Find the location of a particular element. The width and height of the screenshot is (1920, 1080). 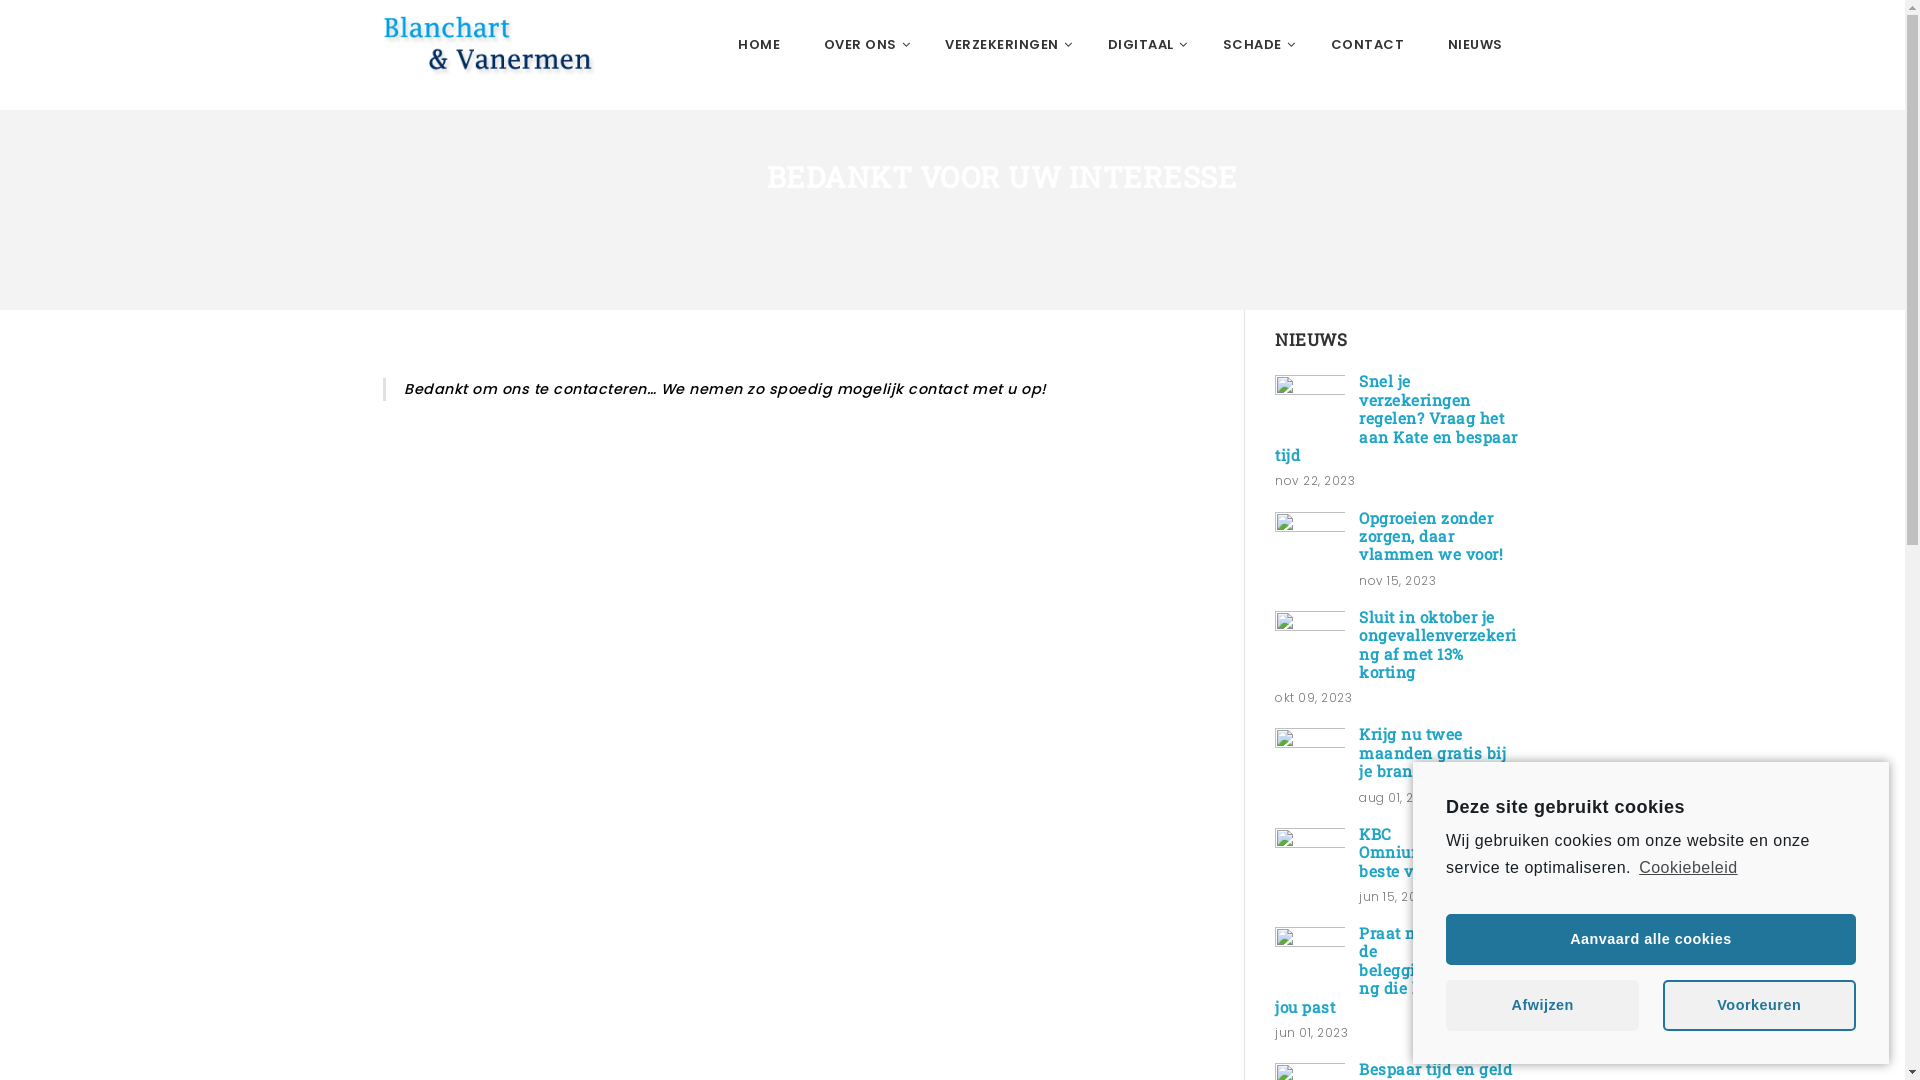

'SCHADE' is located at coordinates (1253, 45).